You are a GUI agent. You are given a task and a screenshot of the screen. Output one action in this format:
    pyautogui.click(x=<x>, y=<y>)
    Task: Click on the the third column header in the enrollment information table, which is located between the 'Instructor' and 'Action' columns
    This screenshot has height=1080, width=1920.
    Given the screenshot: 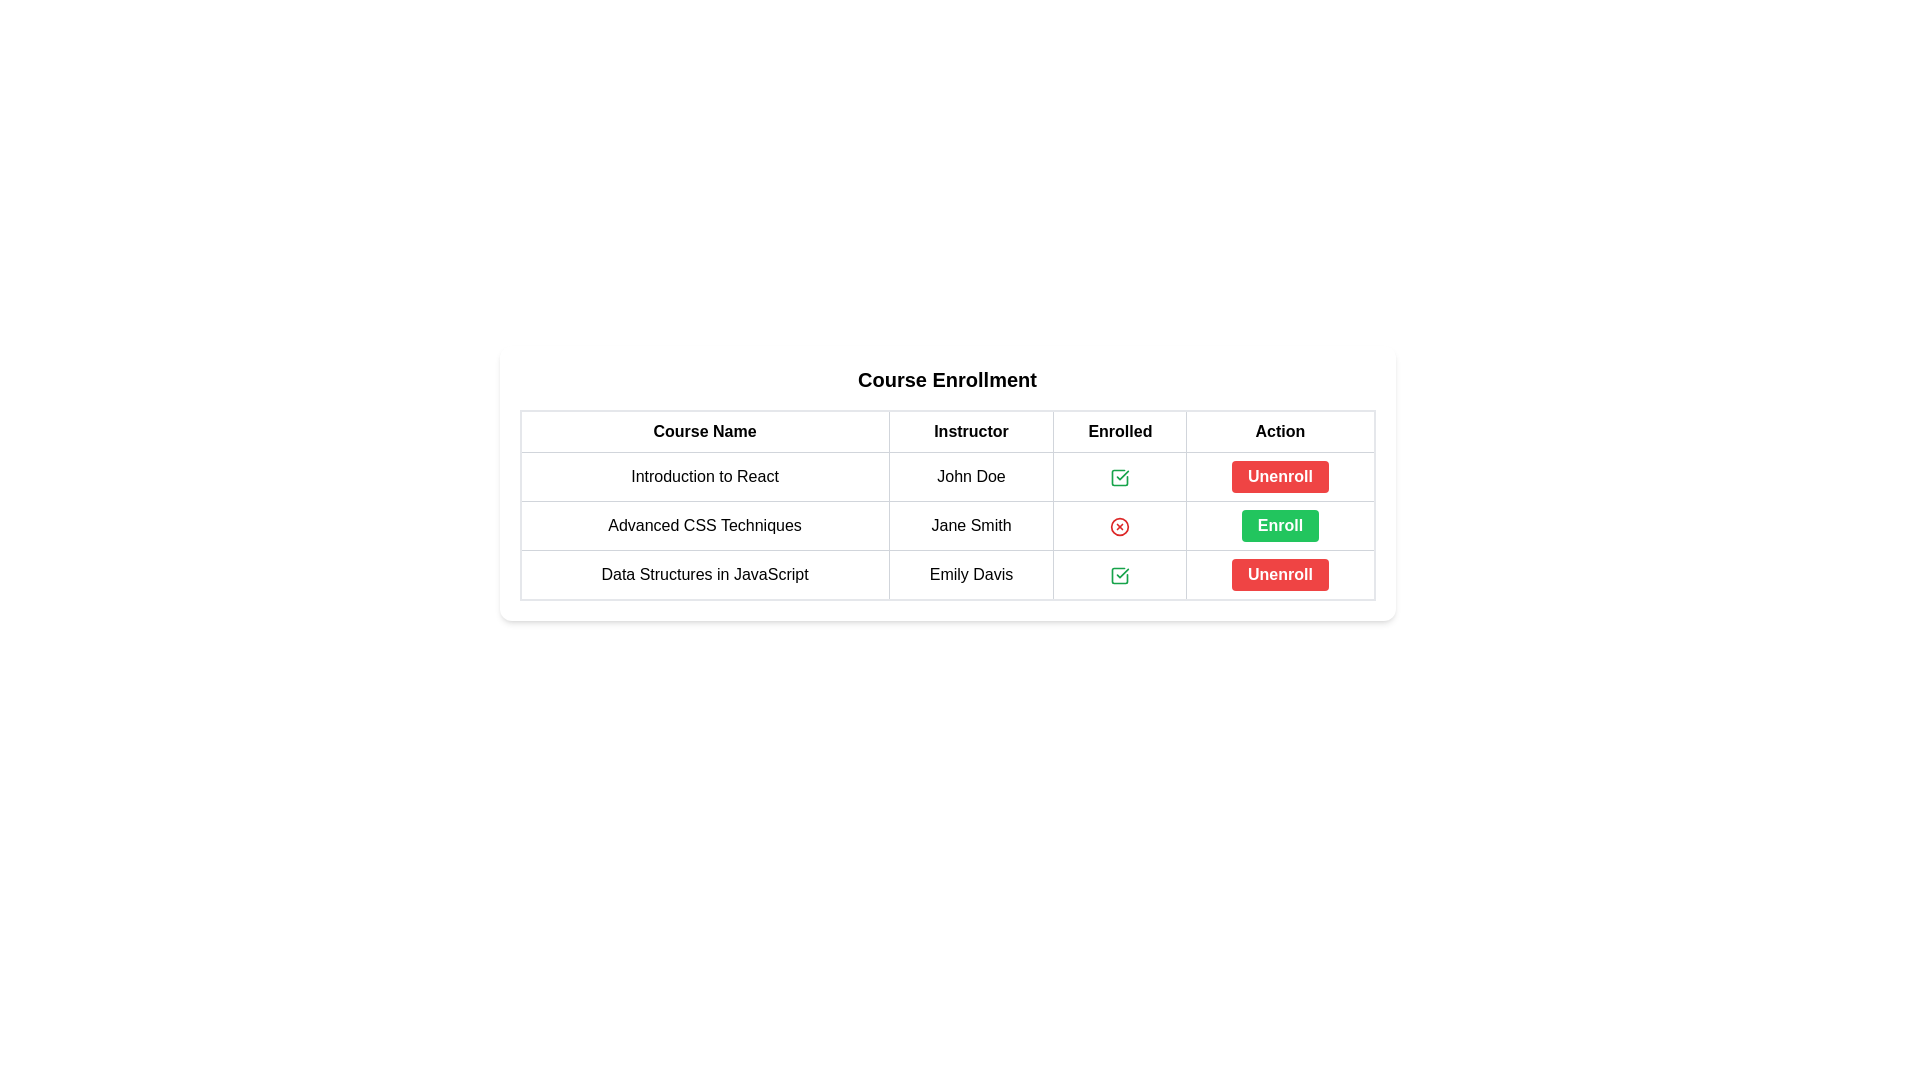 What is the action you would take?
    pyautogui.click(x=1120, y=430)
    